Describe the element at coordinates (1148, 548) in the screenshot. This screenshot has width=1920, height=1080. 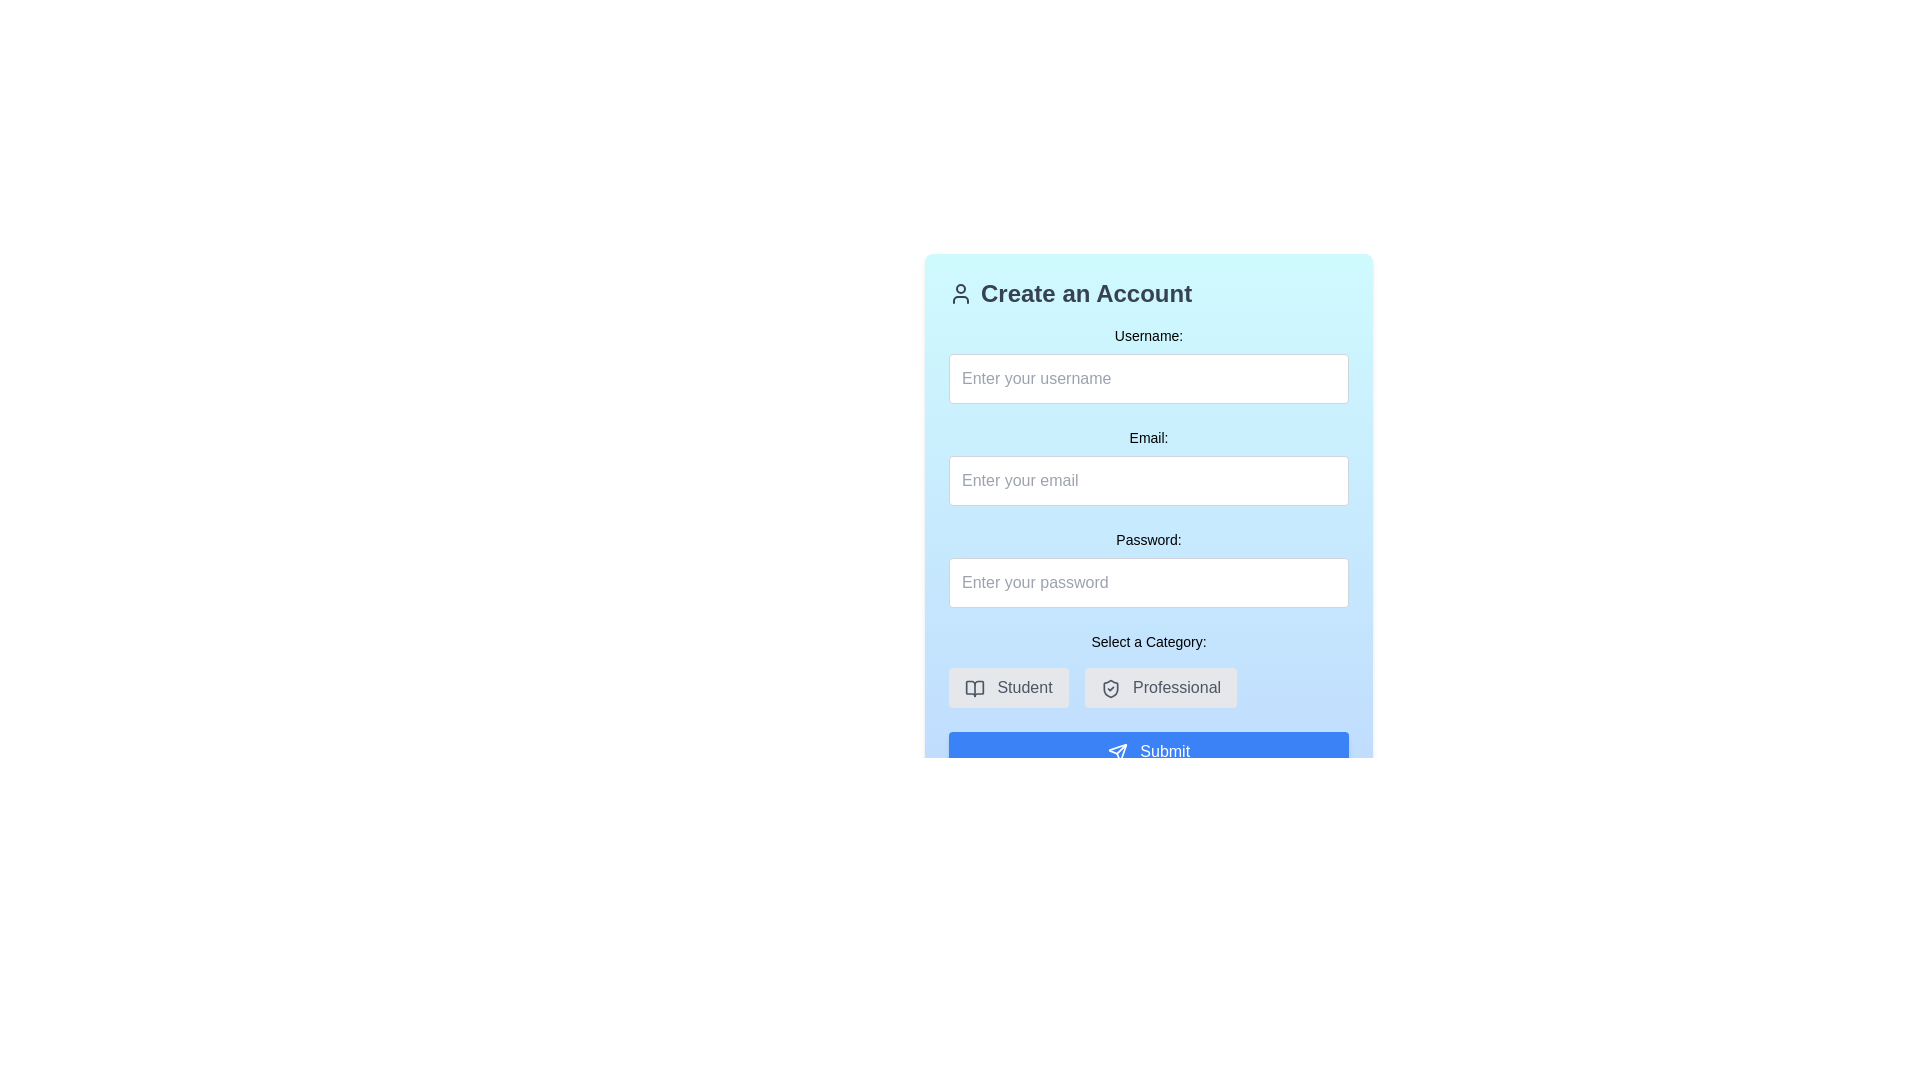
I see `the Password input box located in the 'Create an Account' section, positioned below the 'Email' input field and above the 'Select a Category' options` at that location.